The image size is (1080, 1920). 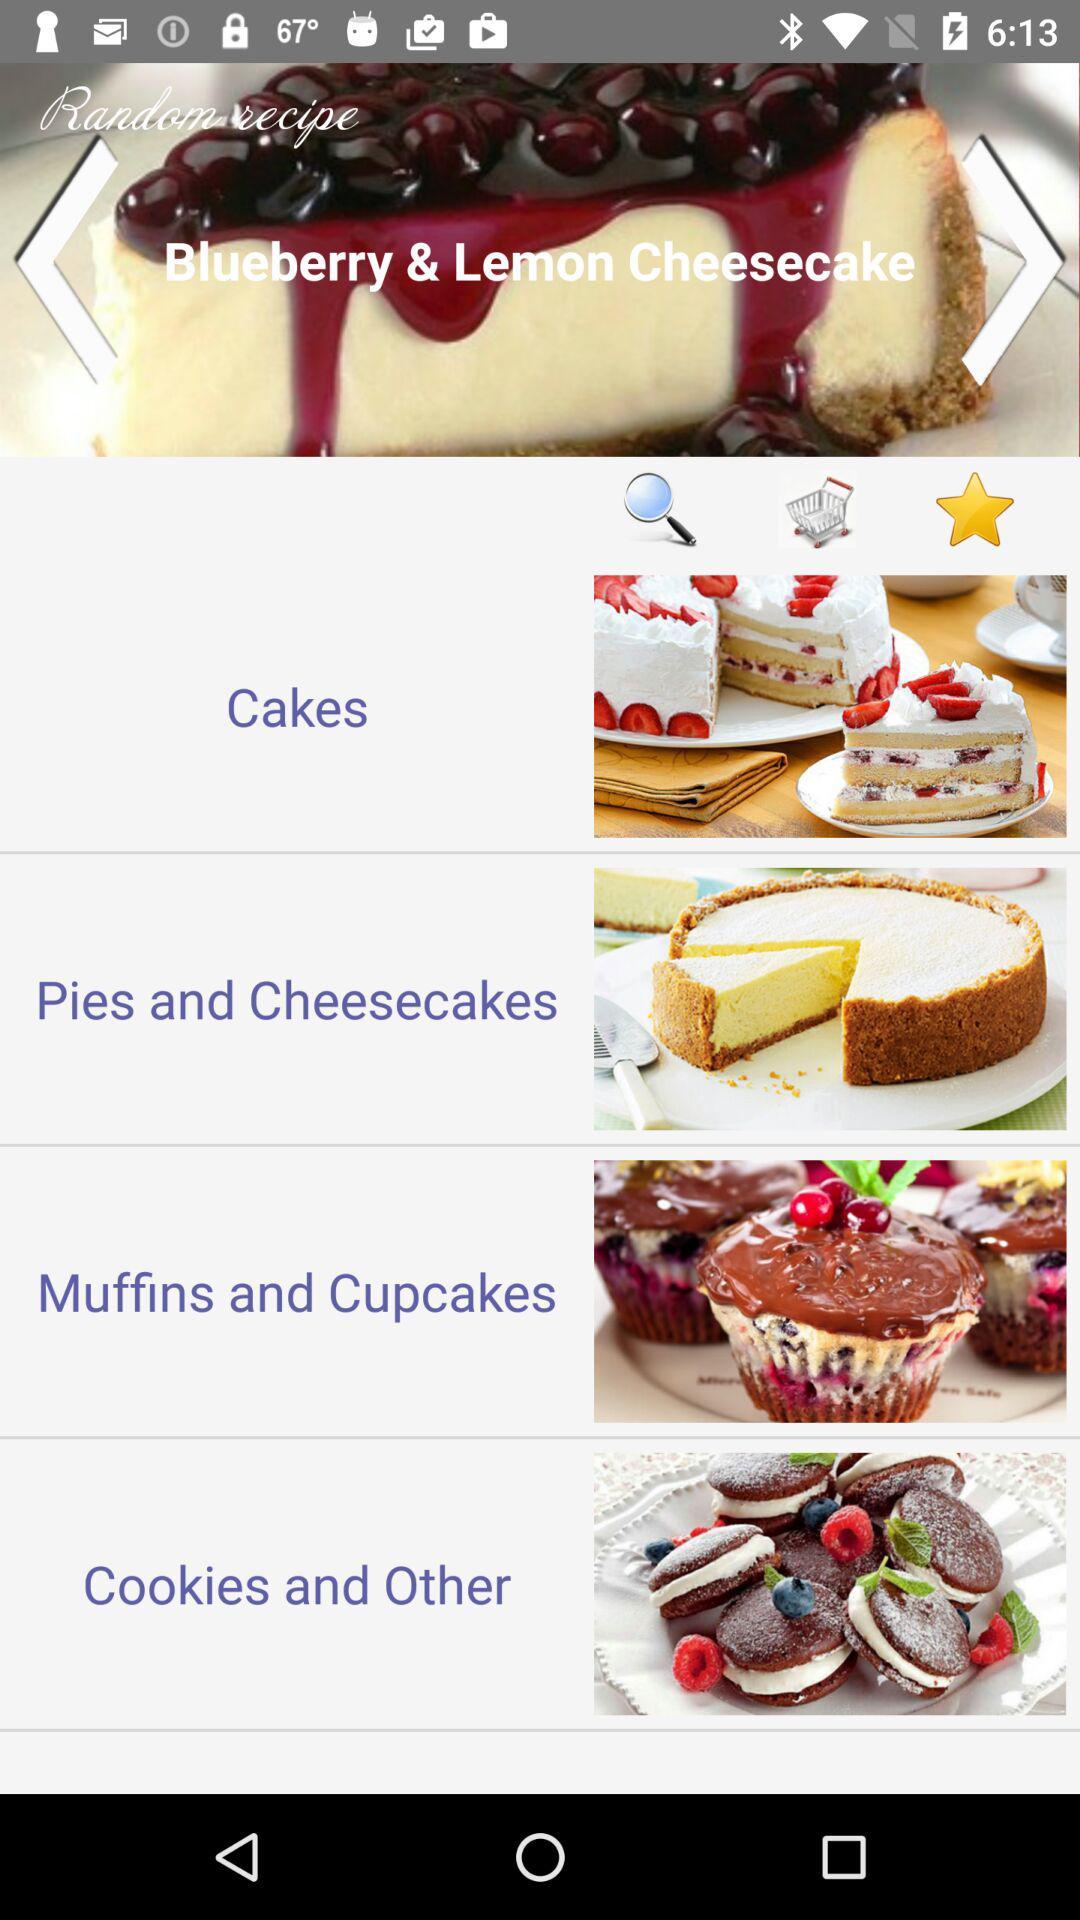 What do you see at coordinates (817, 509) in the screenshot?
I see `shopping list` at bounding box center [817, 509].